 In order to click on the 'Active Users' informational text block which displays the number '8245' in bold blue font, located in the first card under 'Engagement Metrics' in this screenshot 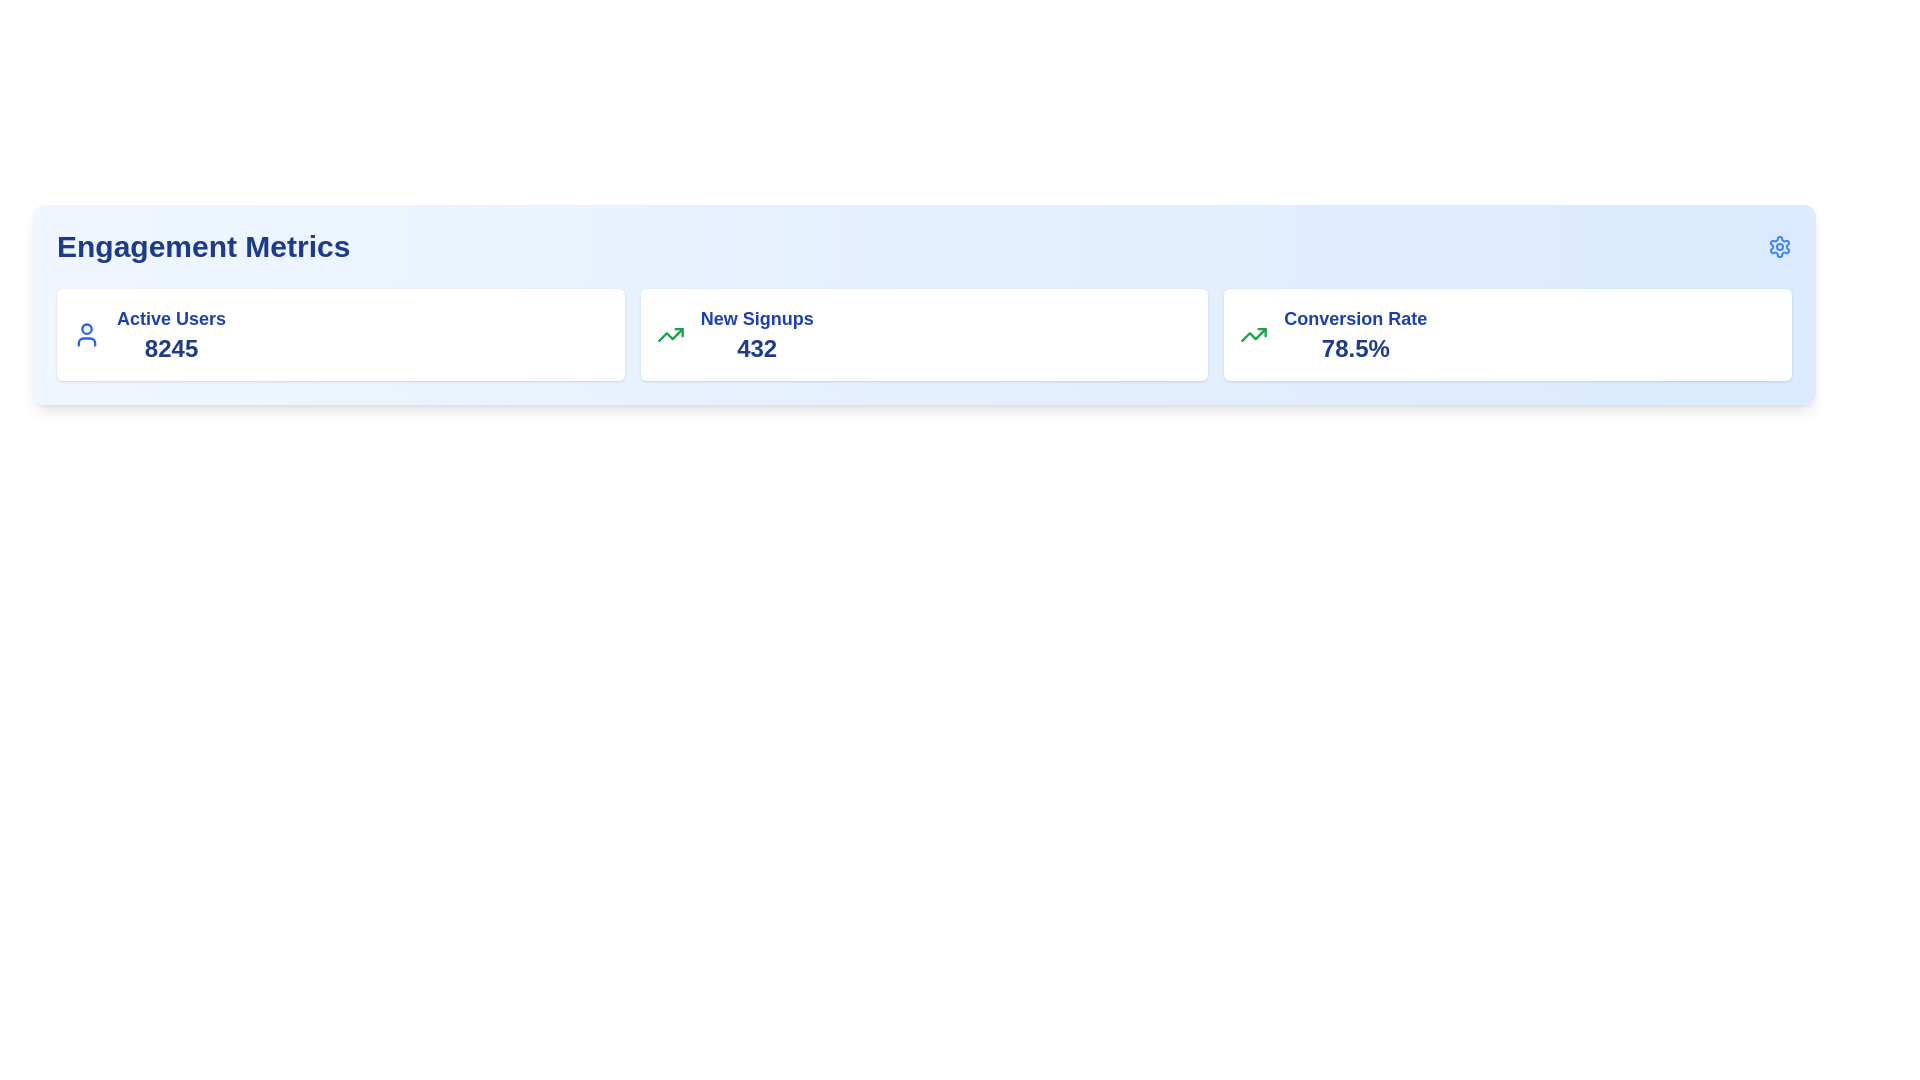, I will do `click(171, 334)`.